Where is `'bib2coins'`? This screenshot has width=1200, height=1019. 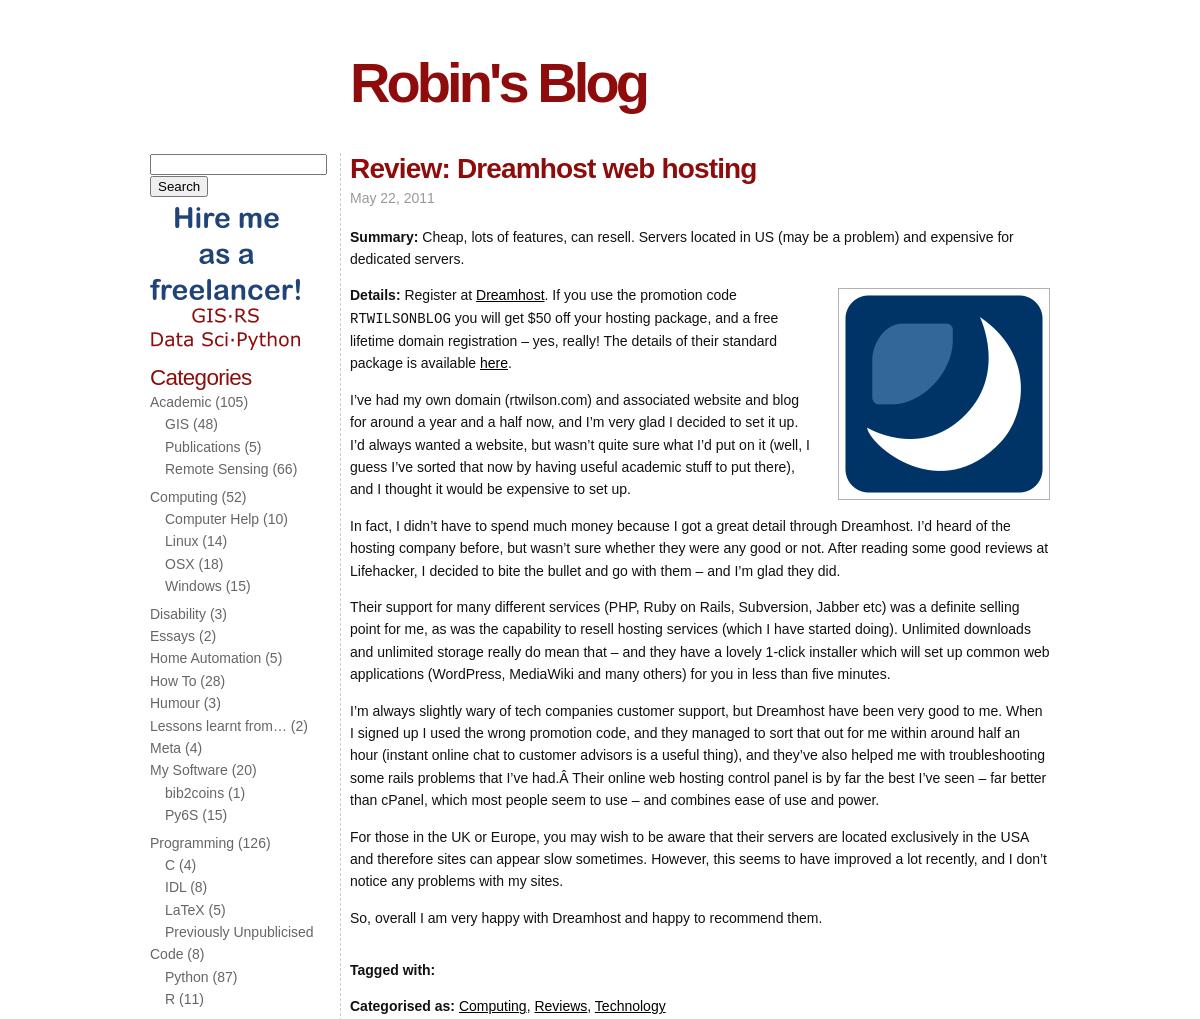 'bib2coins' is located at coordinates (193, 791).